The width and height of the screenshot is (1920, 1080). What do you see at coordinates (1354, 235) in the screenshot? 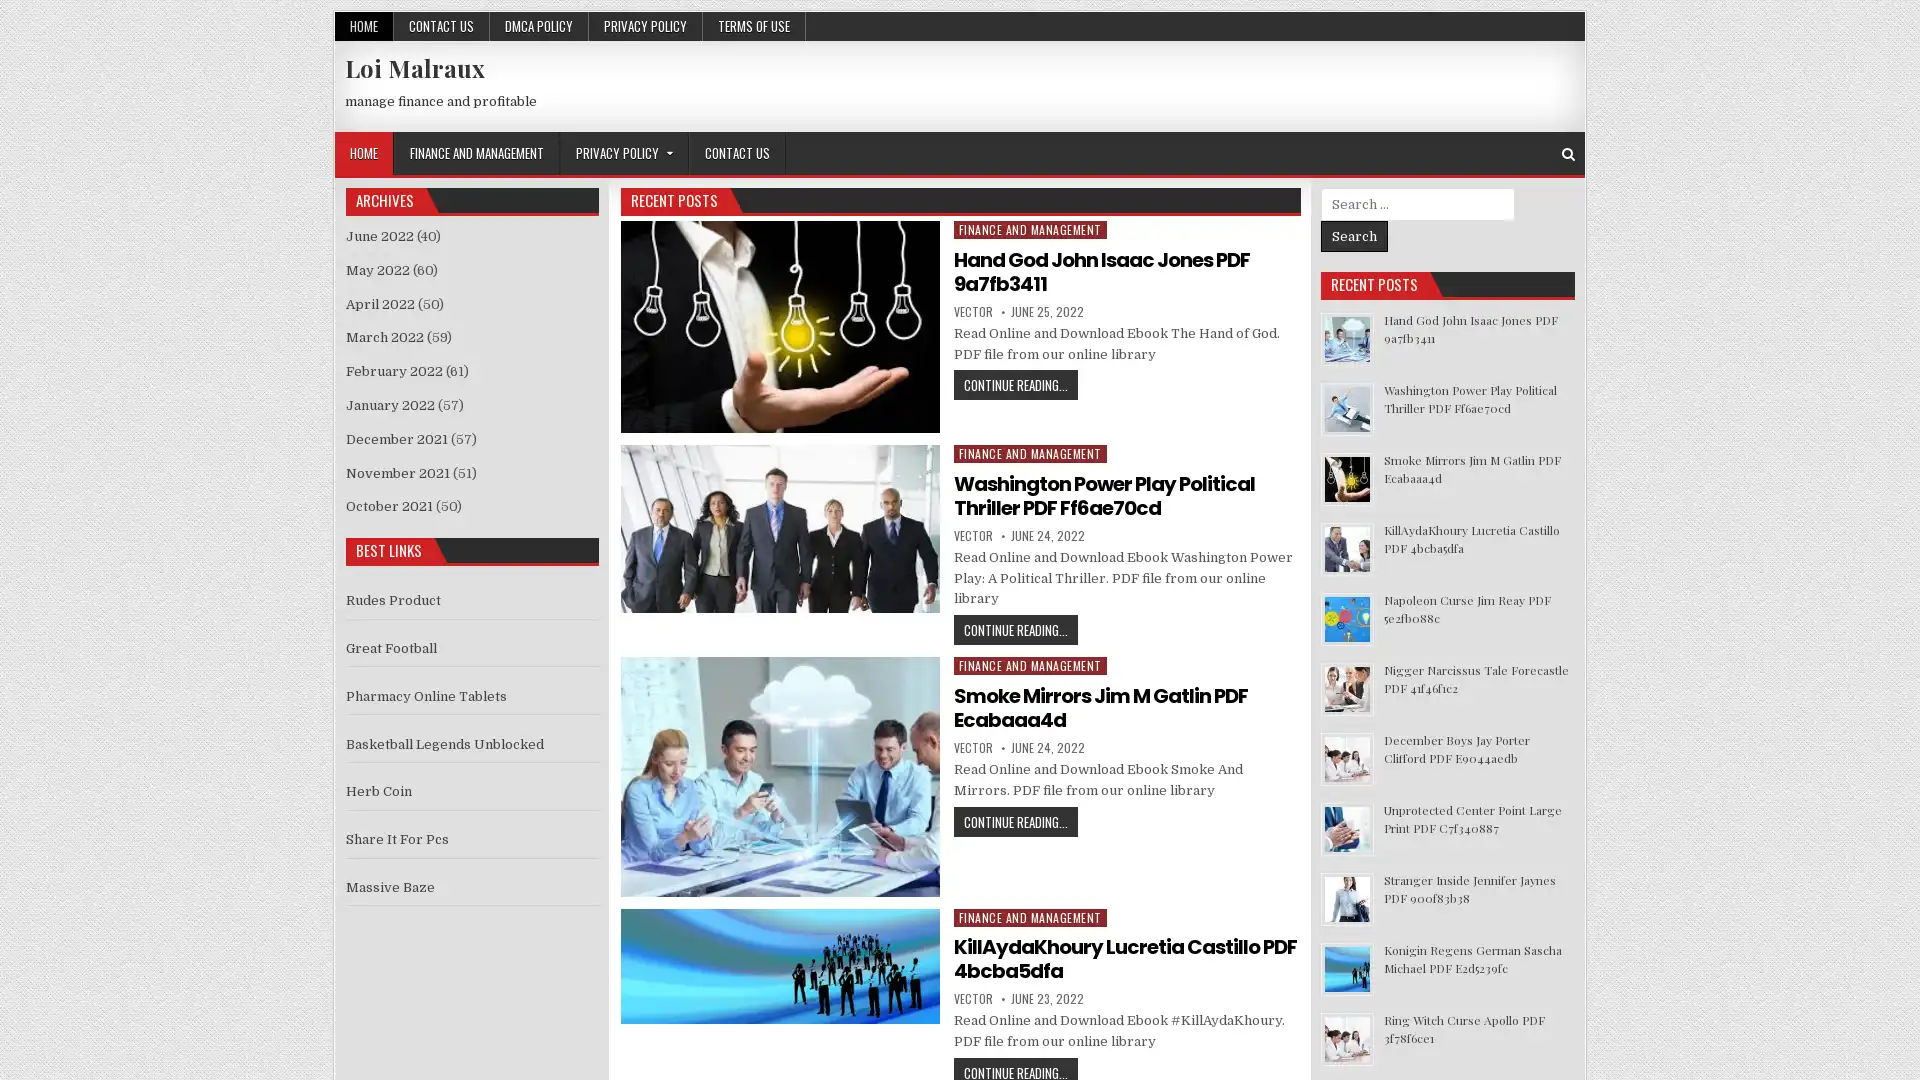
I see `Search` at bounding box center [1354, 235].